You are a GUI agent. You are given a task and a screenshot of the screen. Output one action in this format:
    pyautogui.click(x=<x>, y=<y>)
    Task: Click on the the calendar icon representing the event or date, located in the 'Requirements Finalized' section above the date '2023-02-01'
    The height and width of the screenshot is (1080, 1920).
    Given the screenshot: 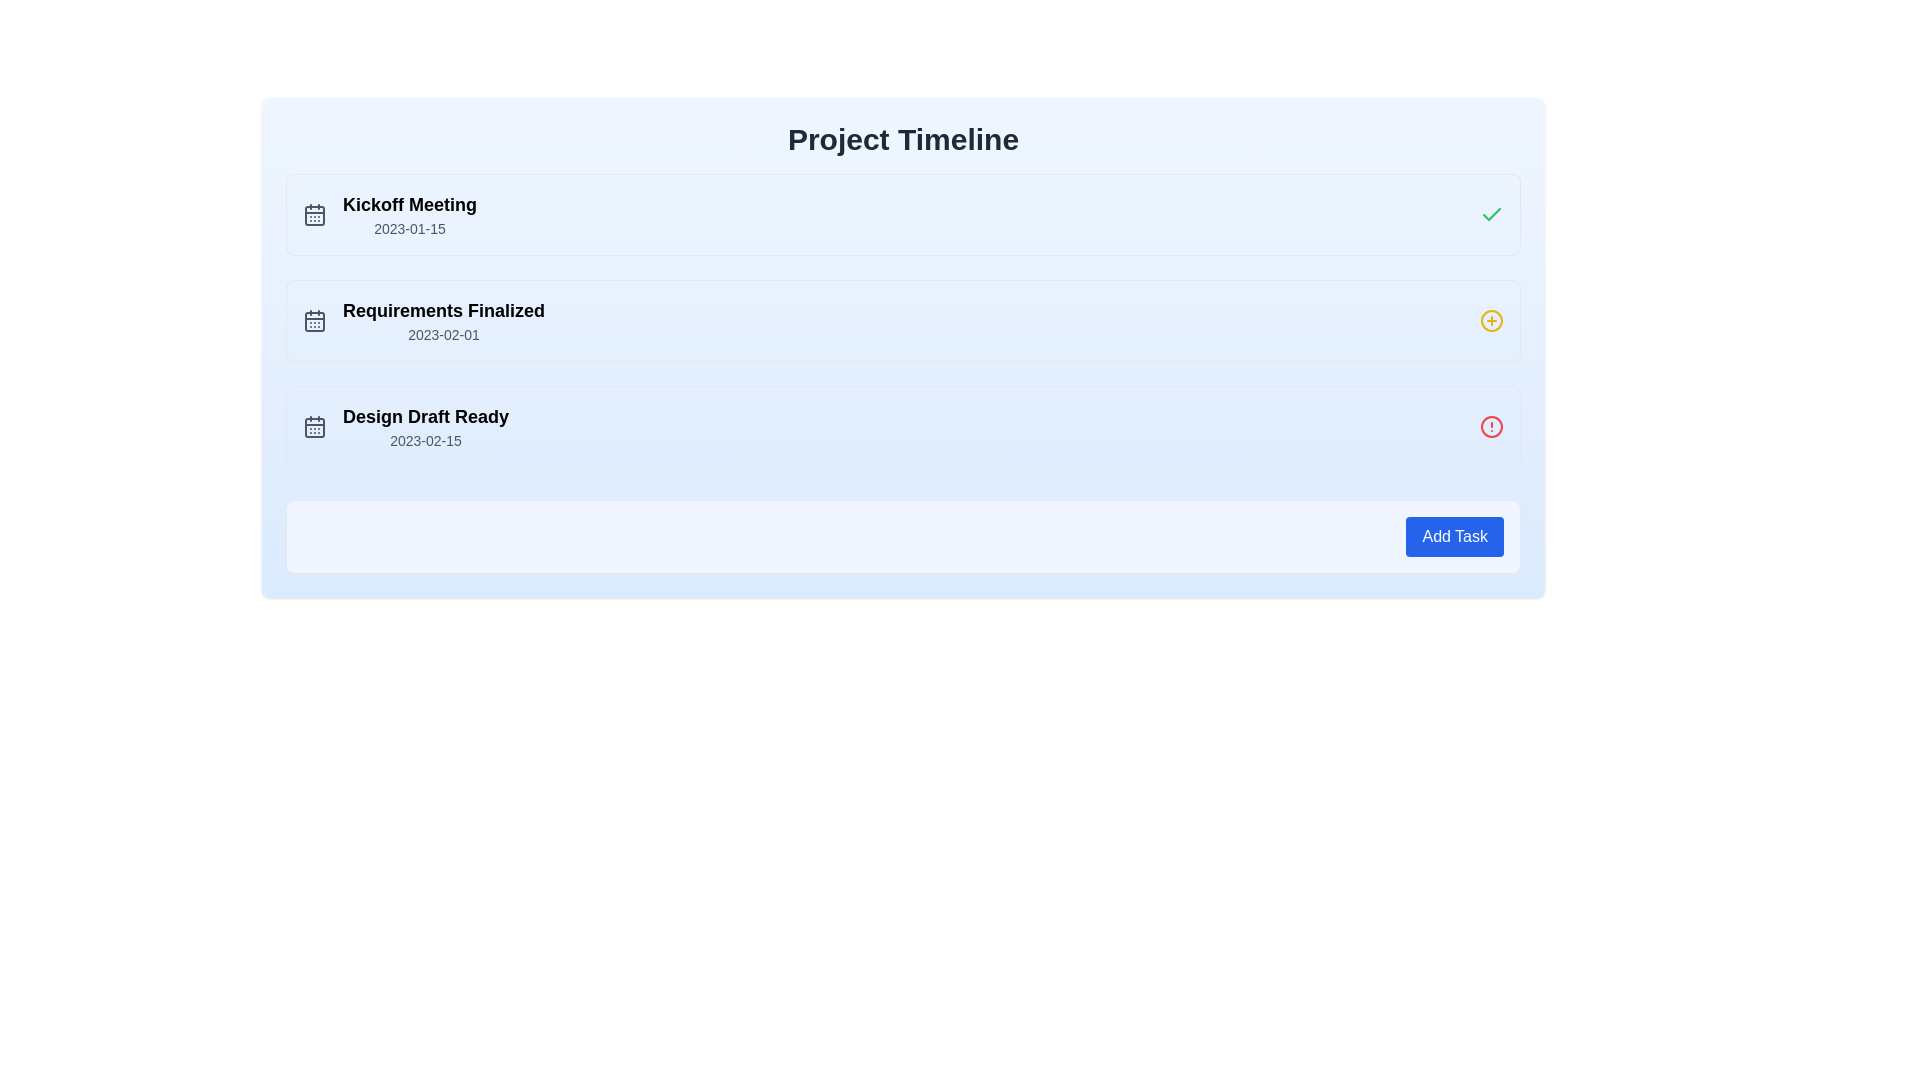 What is the action you would take?
    pyautogui.click(x=314, y=319)
    